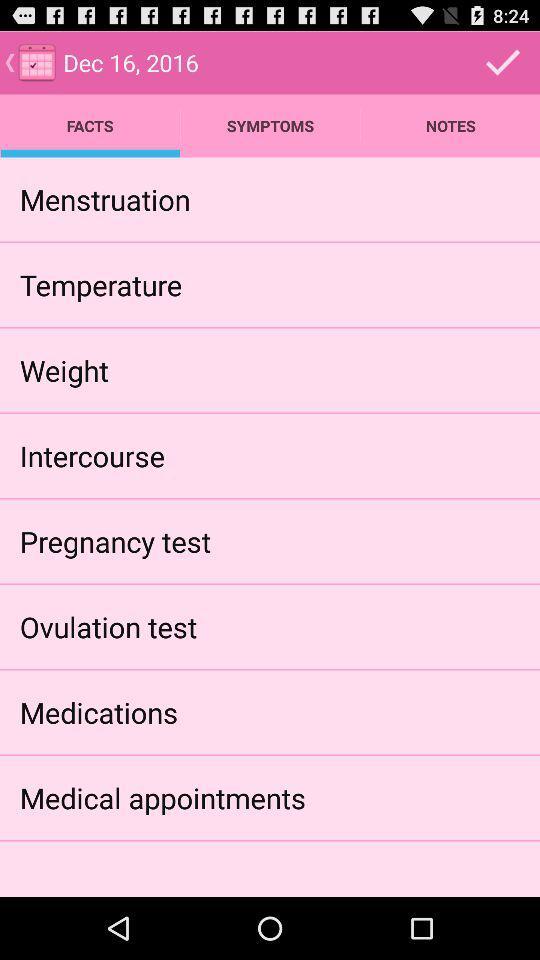  Describe the element at coordinates (105, 199) in the screenshot. I see `menstruation item` at that location.